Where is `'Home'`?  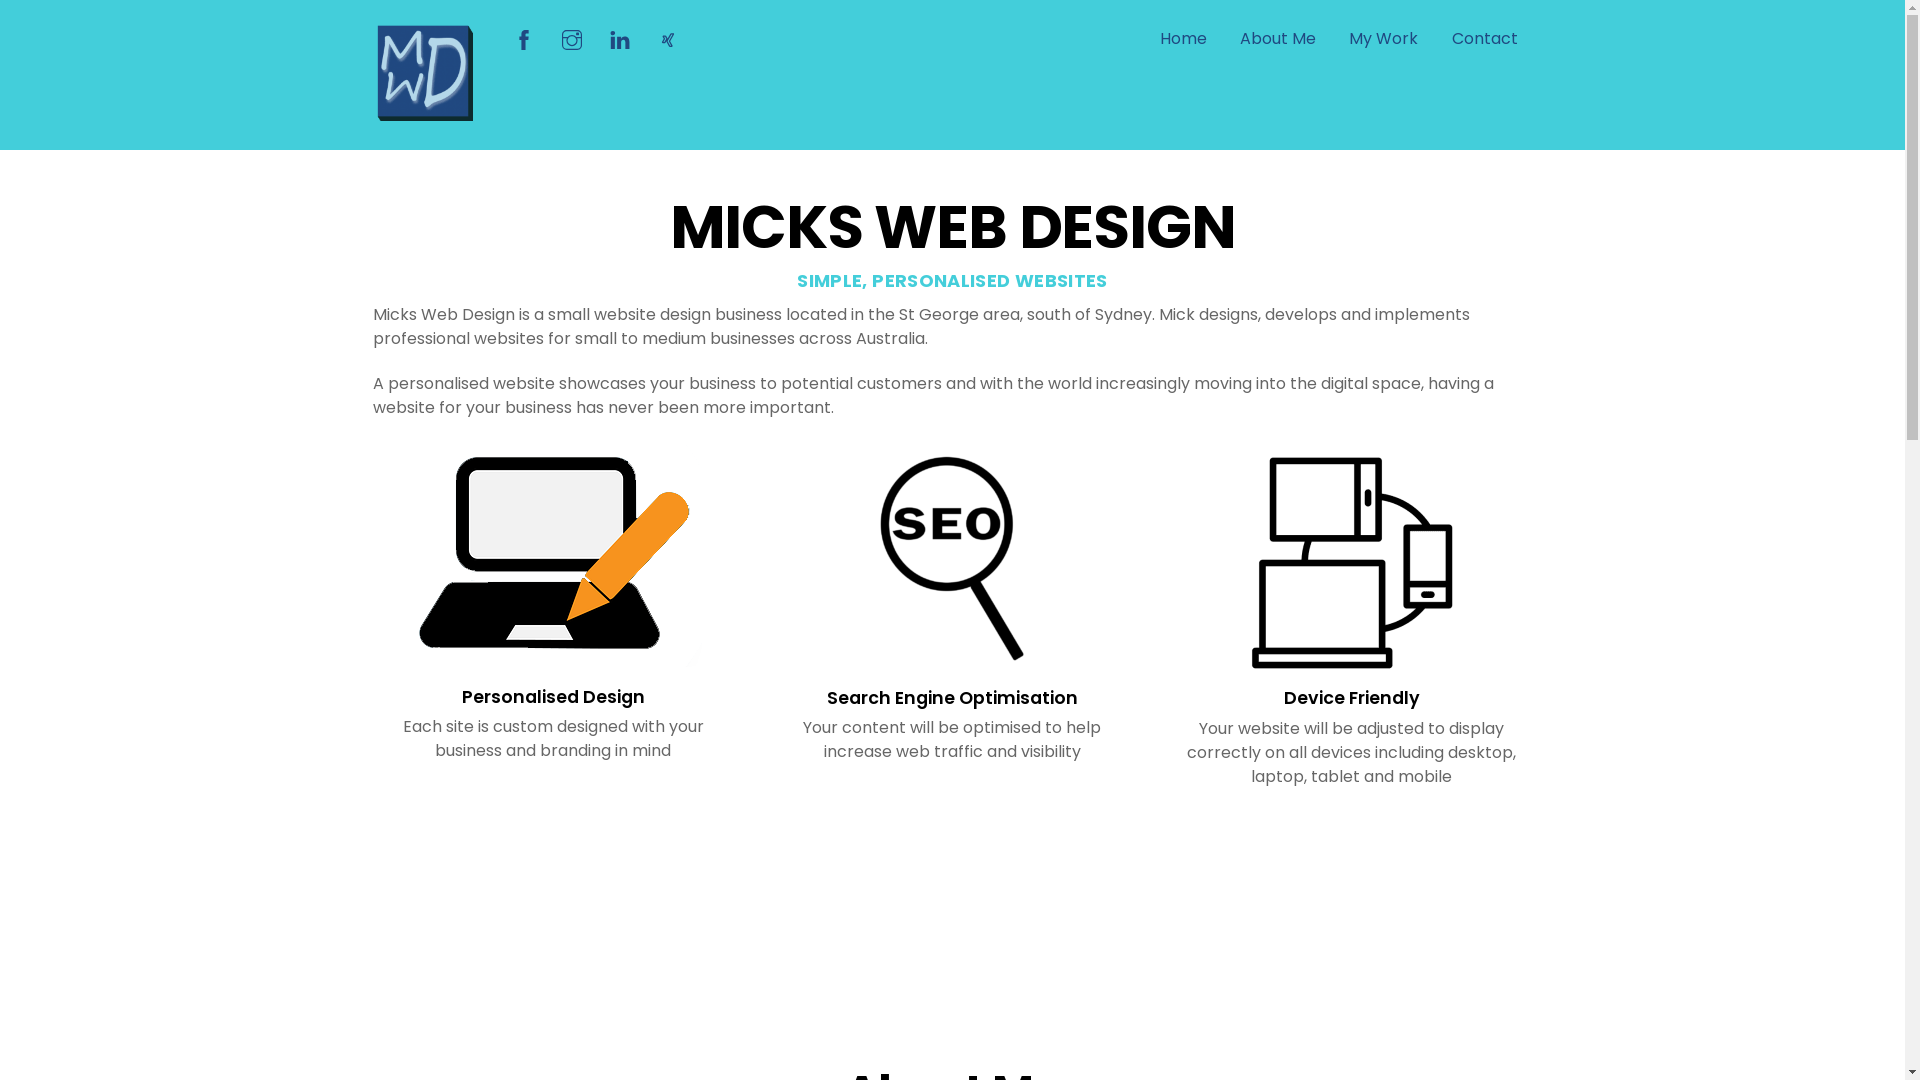
'Home' is located at coordinates (1183, 39).